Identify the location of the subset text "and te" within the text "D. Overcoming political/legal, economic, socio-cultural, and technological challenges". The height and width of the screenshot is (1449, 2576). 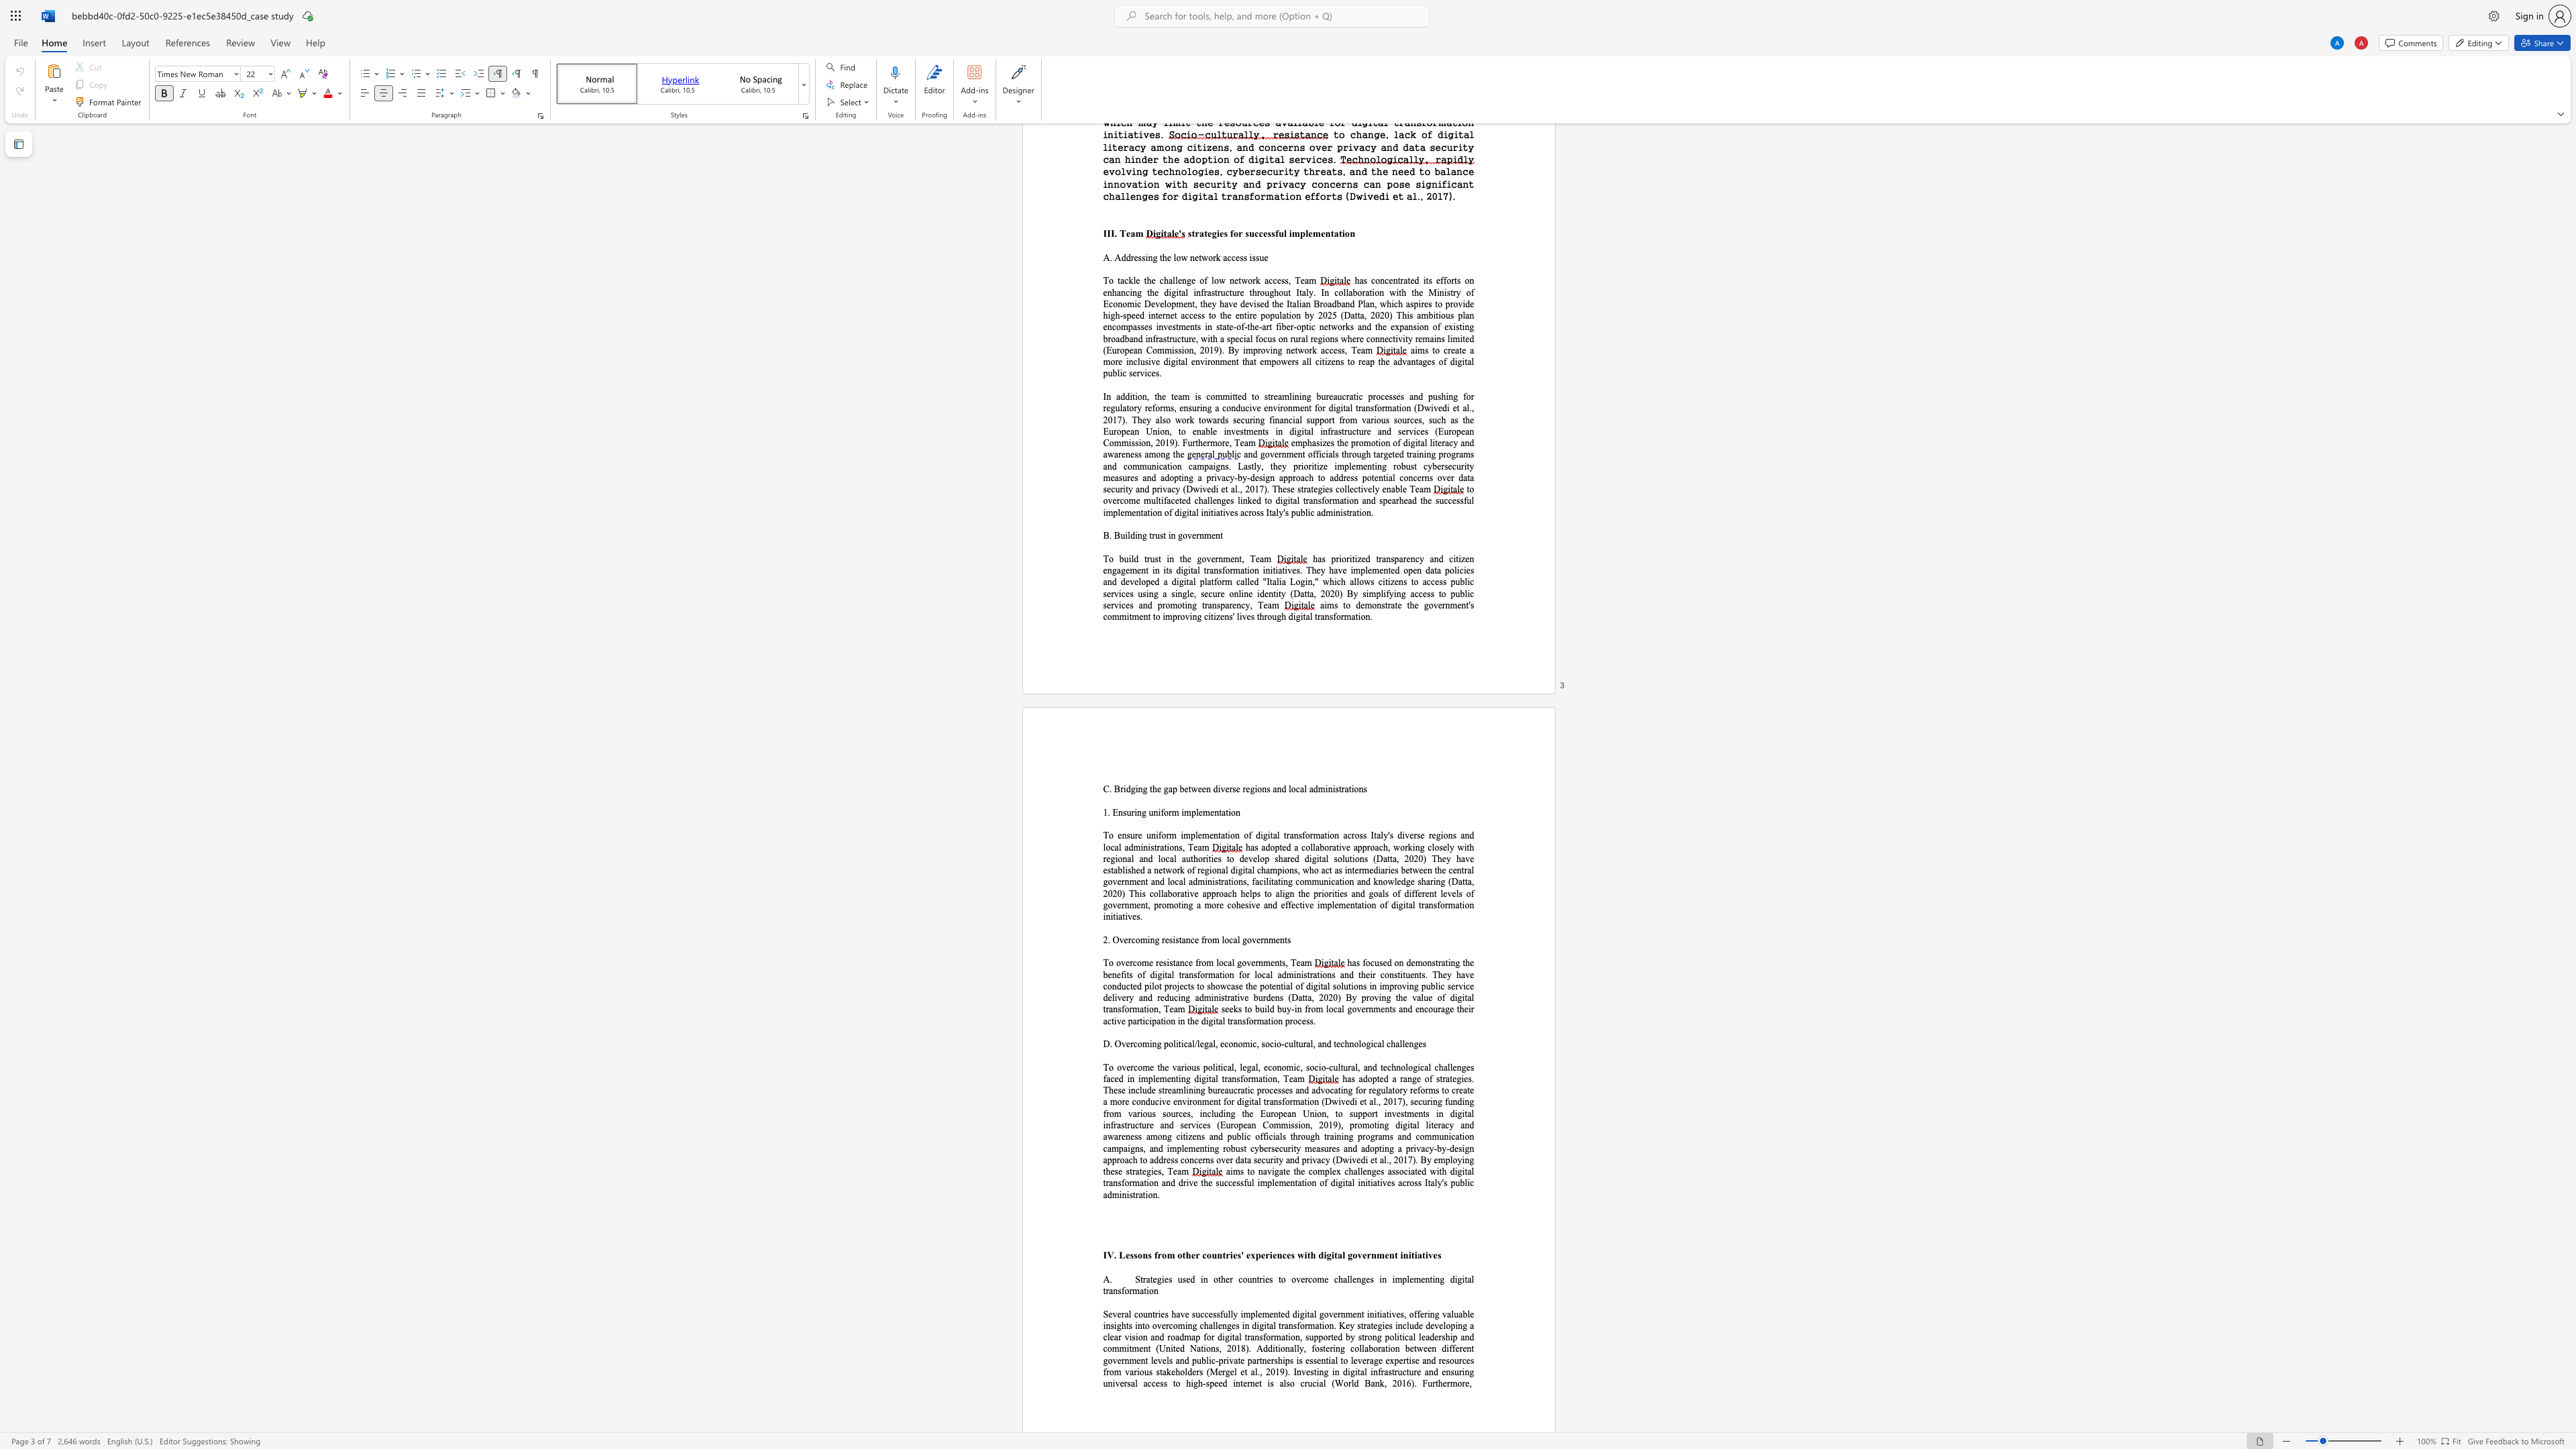
(1318, 1043).